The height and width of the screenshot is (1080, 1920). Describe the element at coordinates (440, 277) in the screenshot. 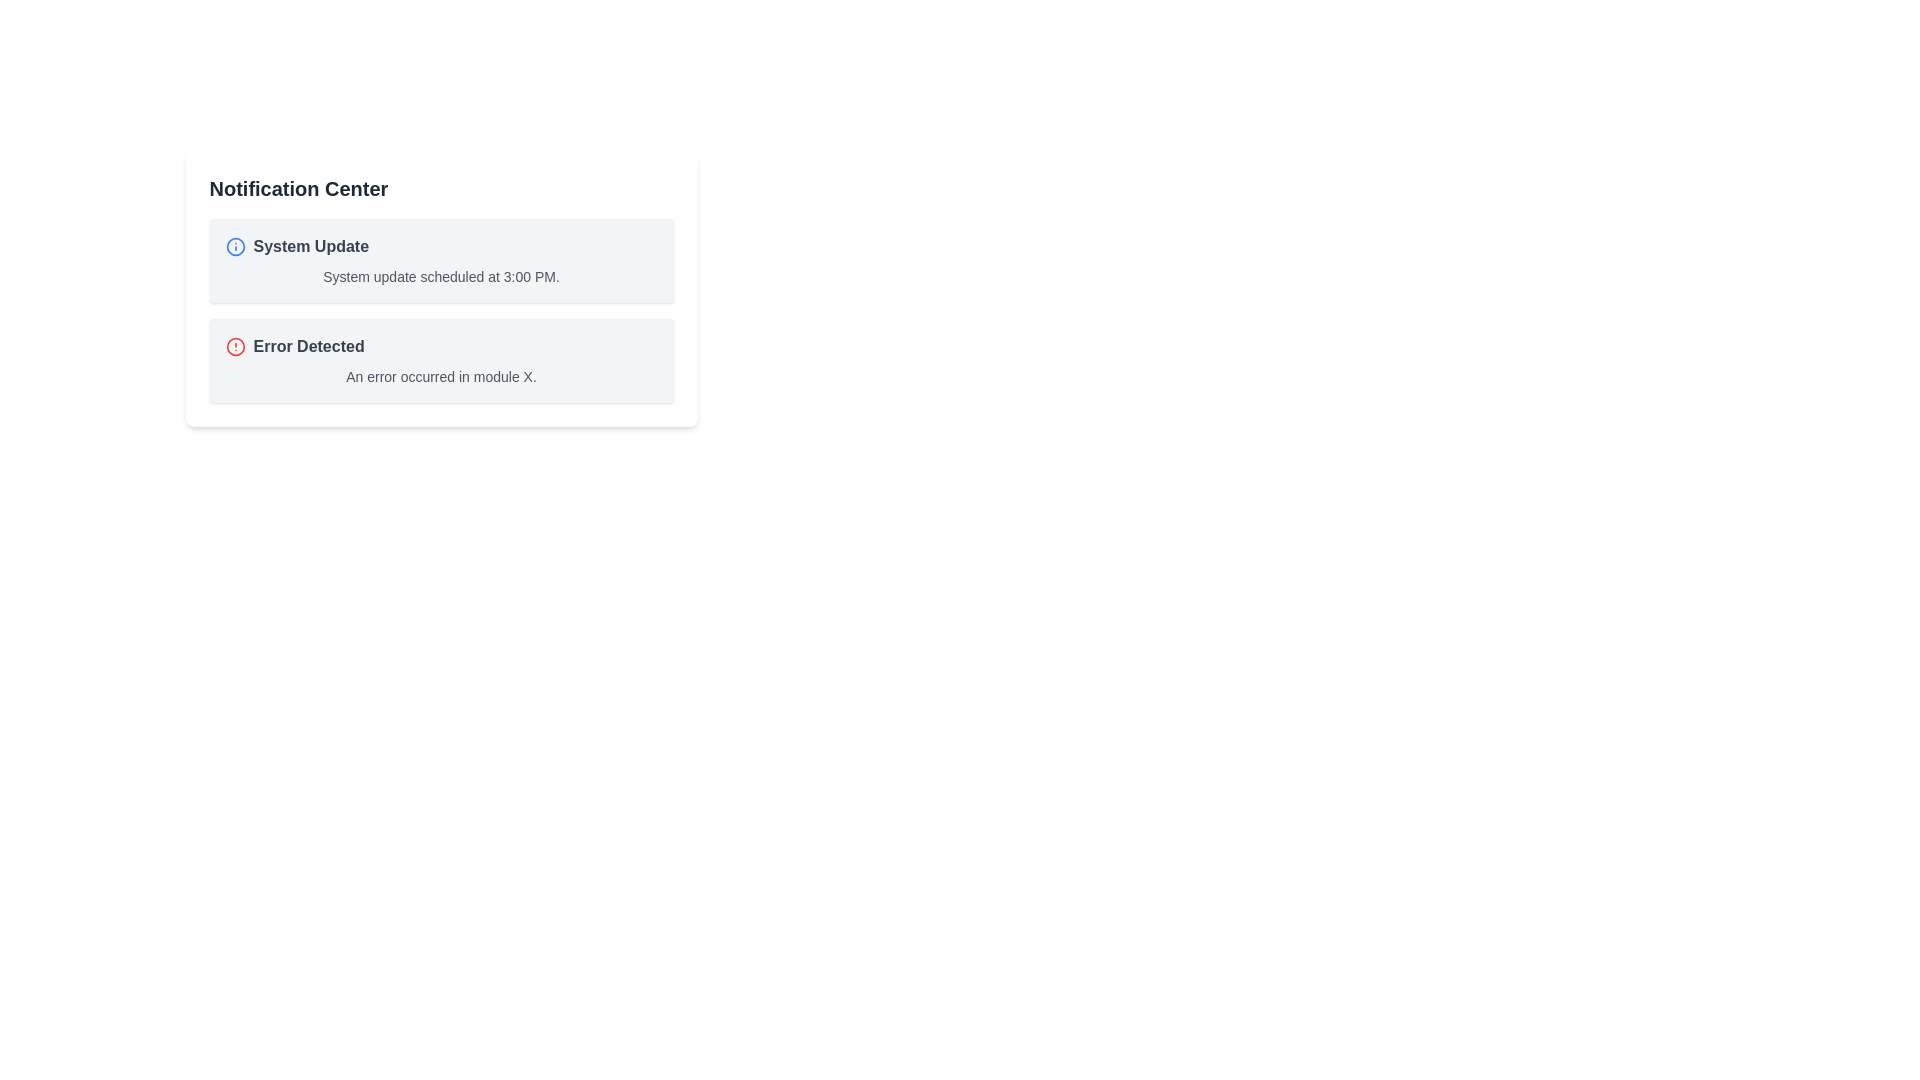

I see `the notification message about the scheduled system update located in the 'System Update' section, centered within the notification box` at that location.